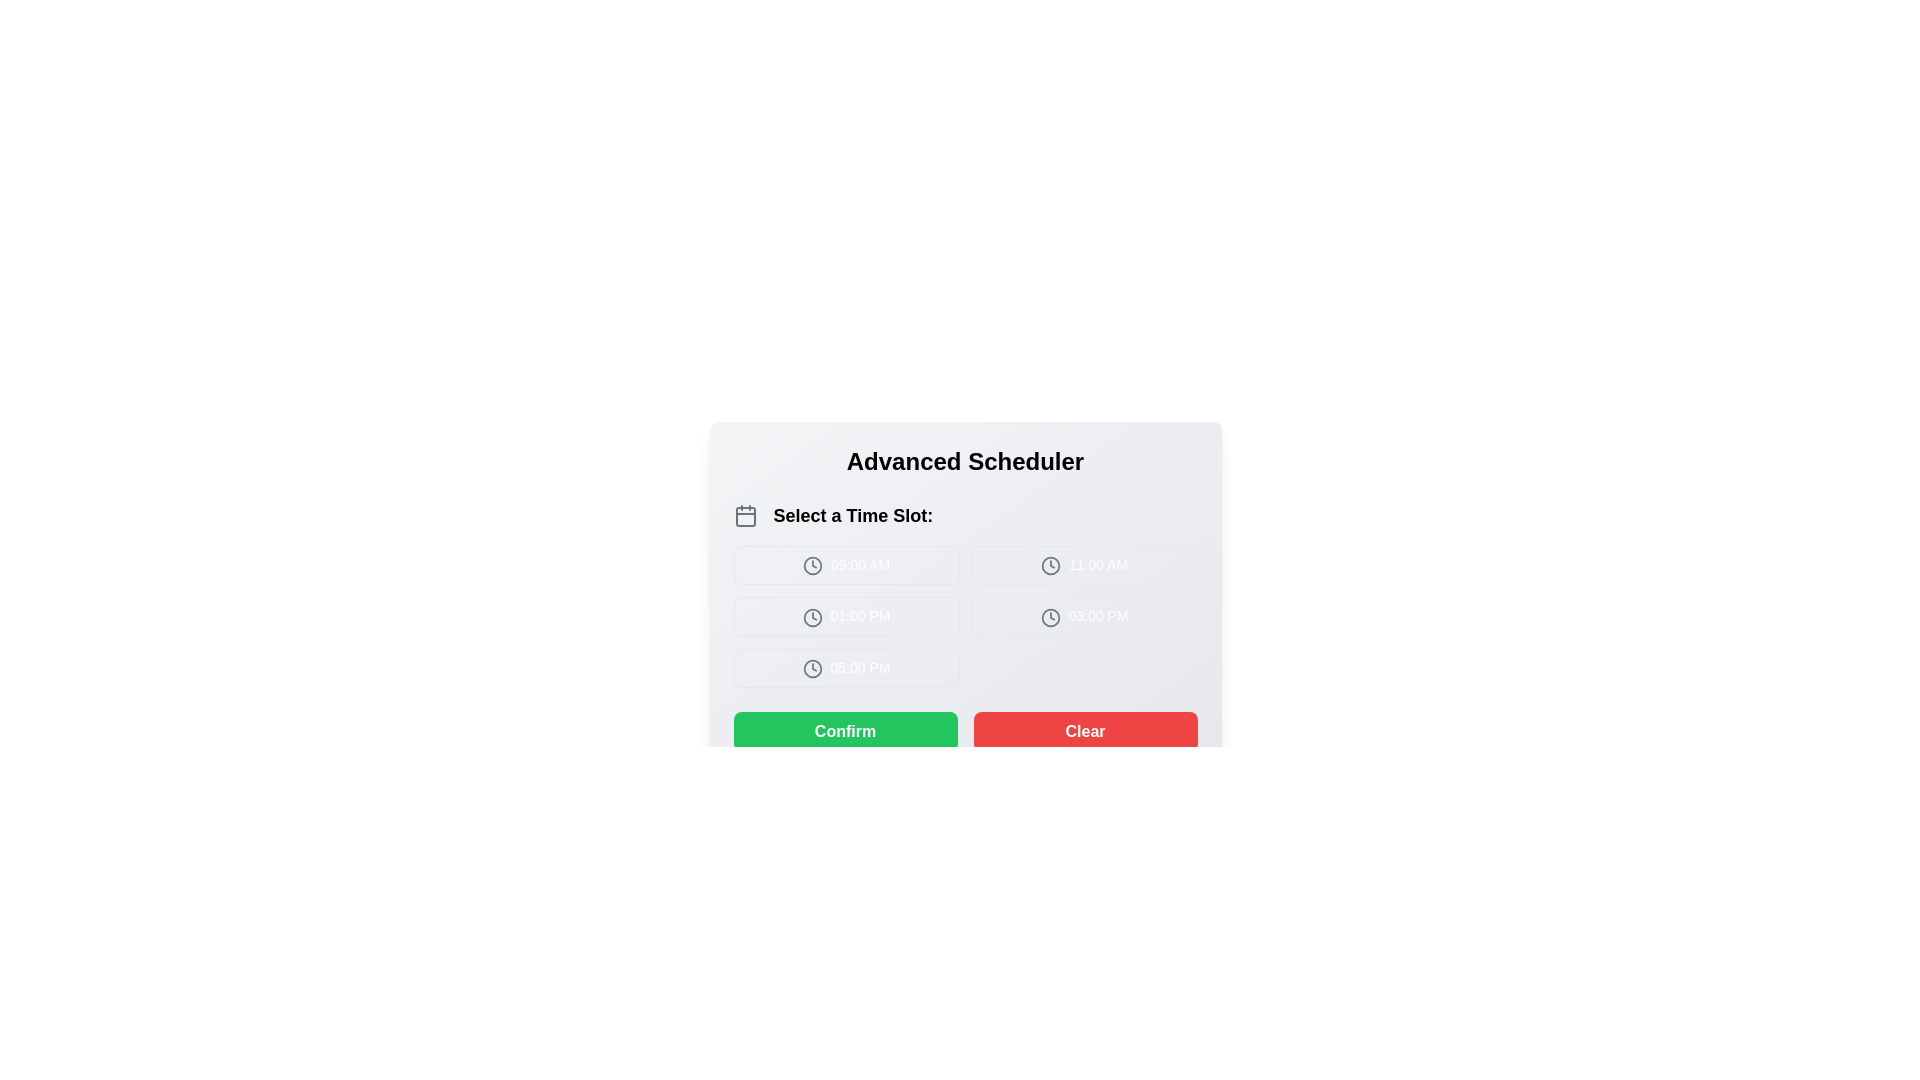 Image resolution: width=1920 pixels, height=1080 pixels. I want to click on a time slot button within the 'Advanced Scheduler' component, so click(965, 593).